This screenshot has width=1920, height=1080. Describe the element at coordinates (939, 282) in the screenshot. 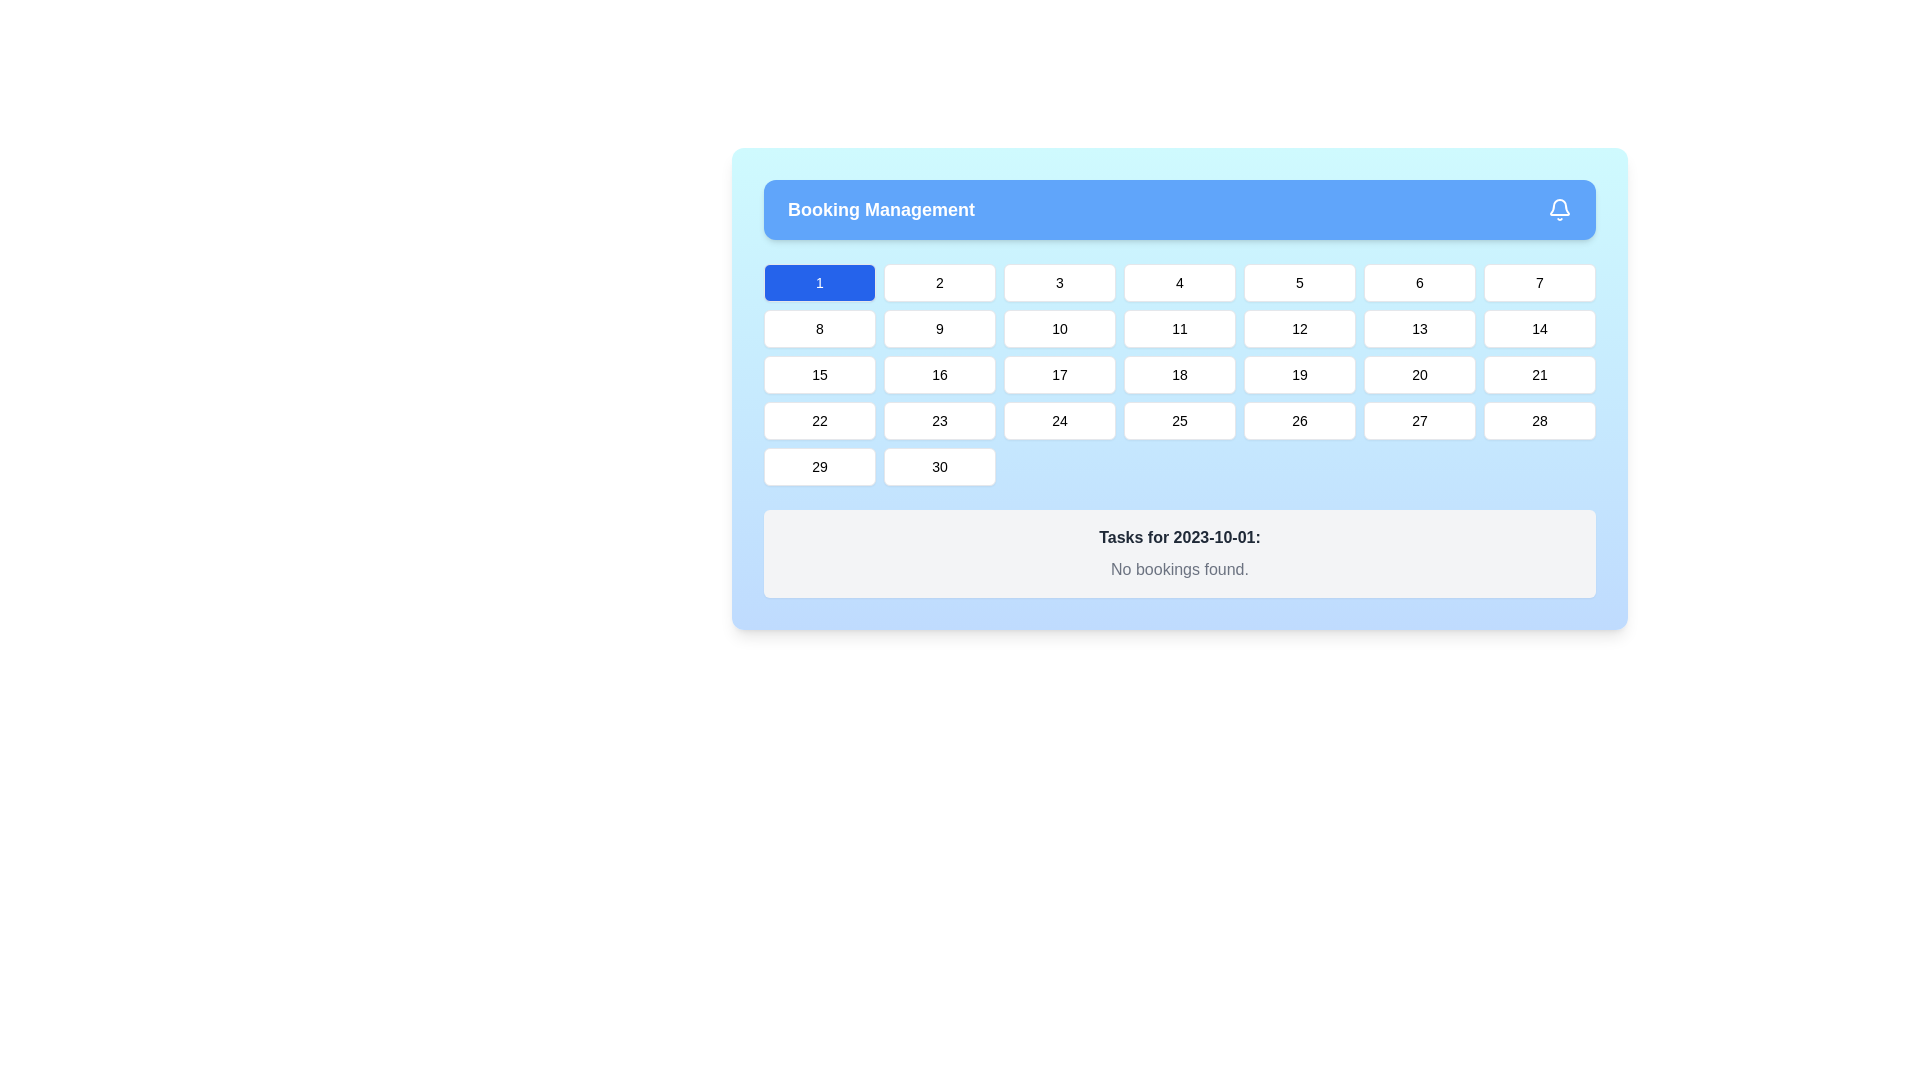

I see `the button labeled '2' located in the grid layout of buttons within the 'Booking Management' panel` at that location.